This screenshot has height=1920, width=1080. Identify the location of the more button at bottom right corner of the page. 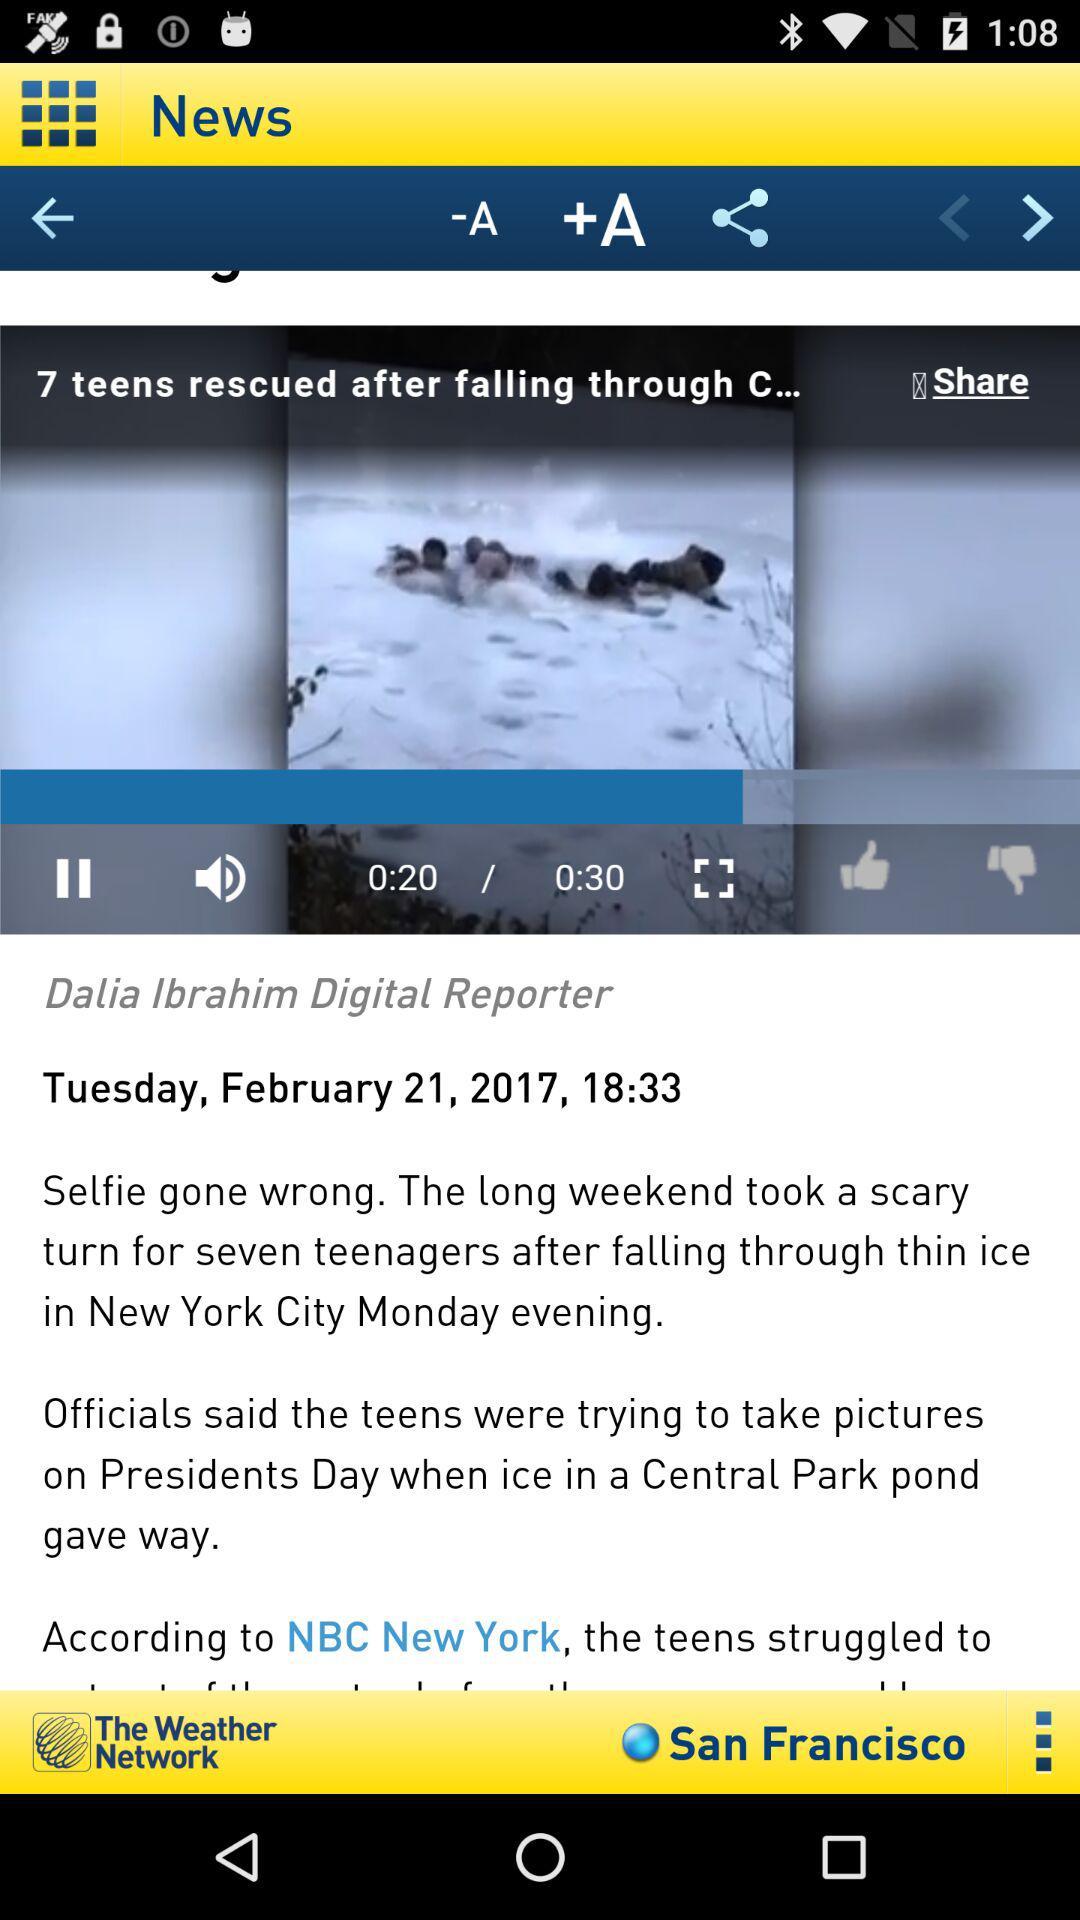
(1043, 1741).